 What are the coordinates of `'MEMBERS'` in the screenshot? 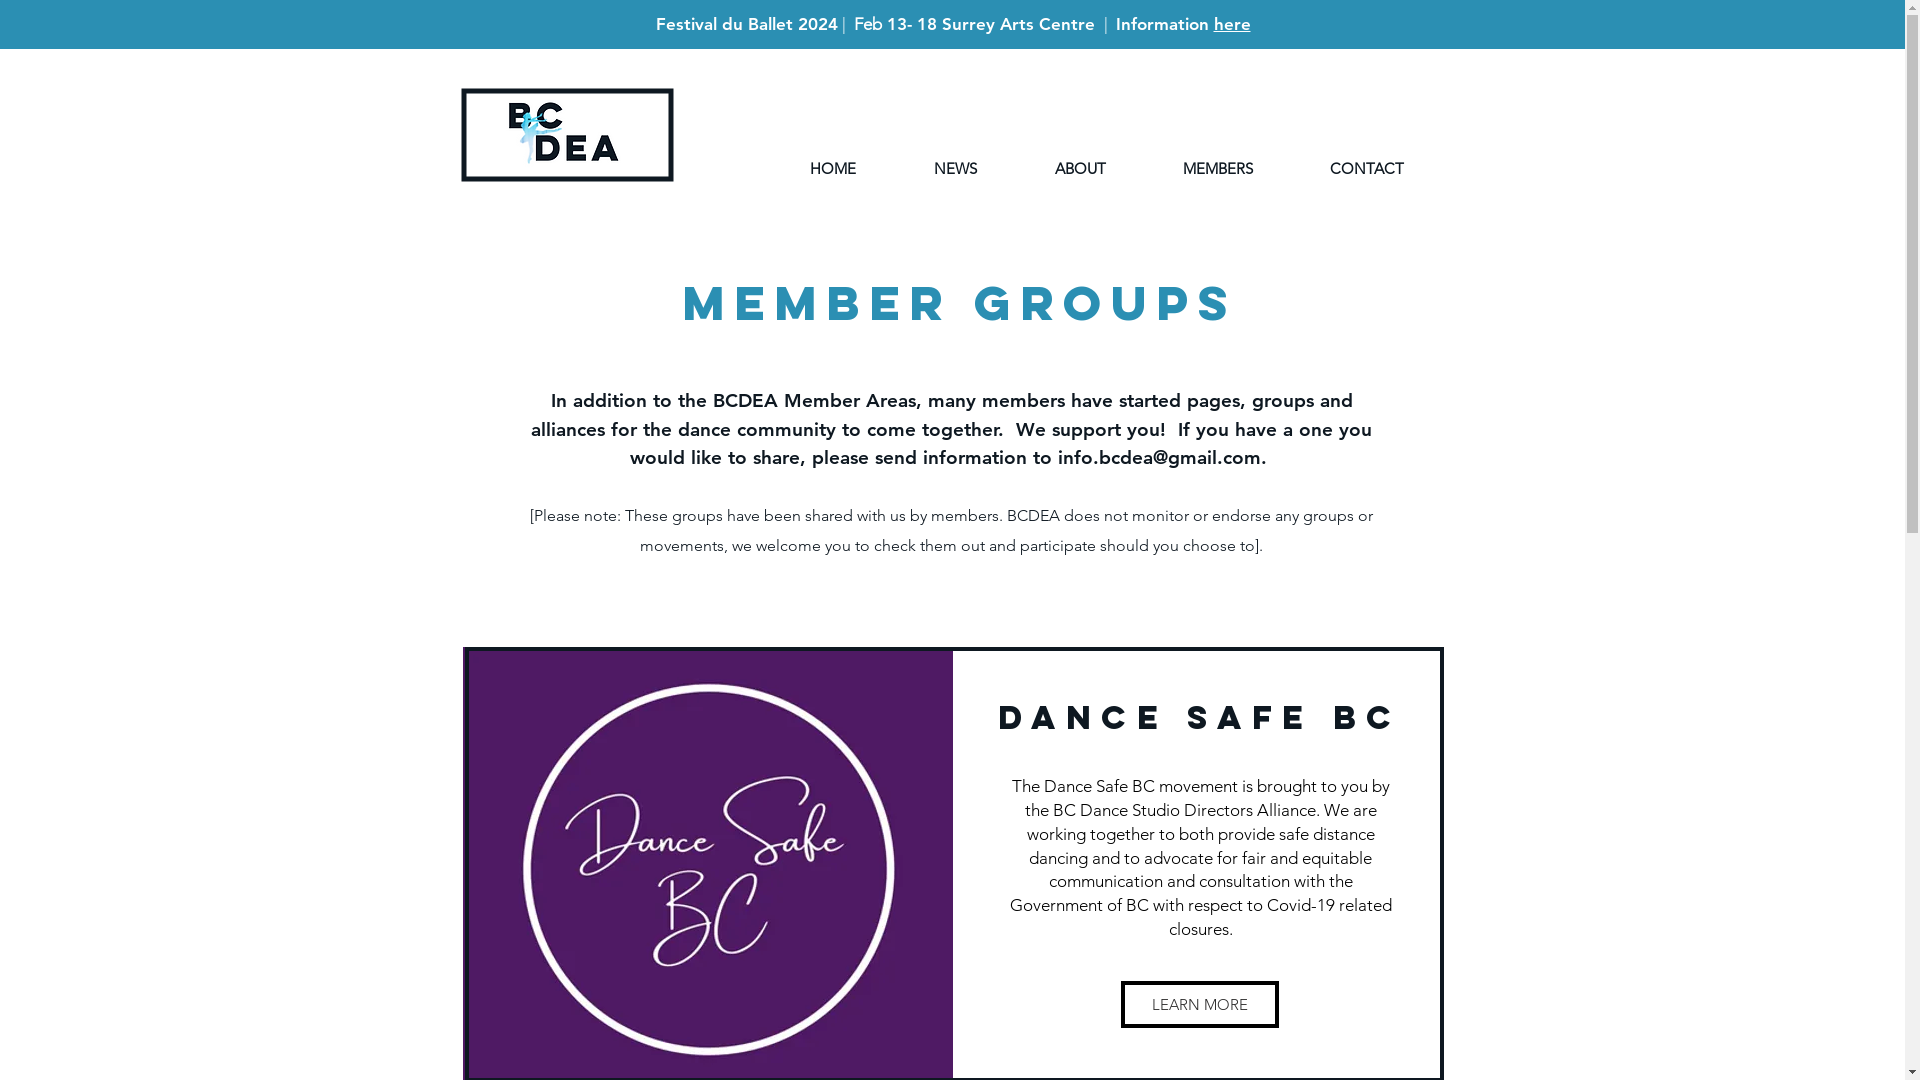 It's located at (1216, 168).